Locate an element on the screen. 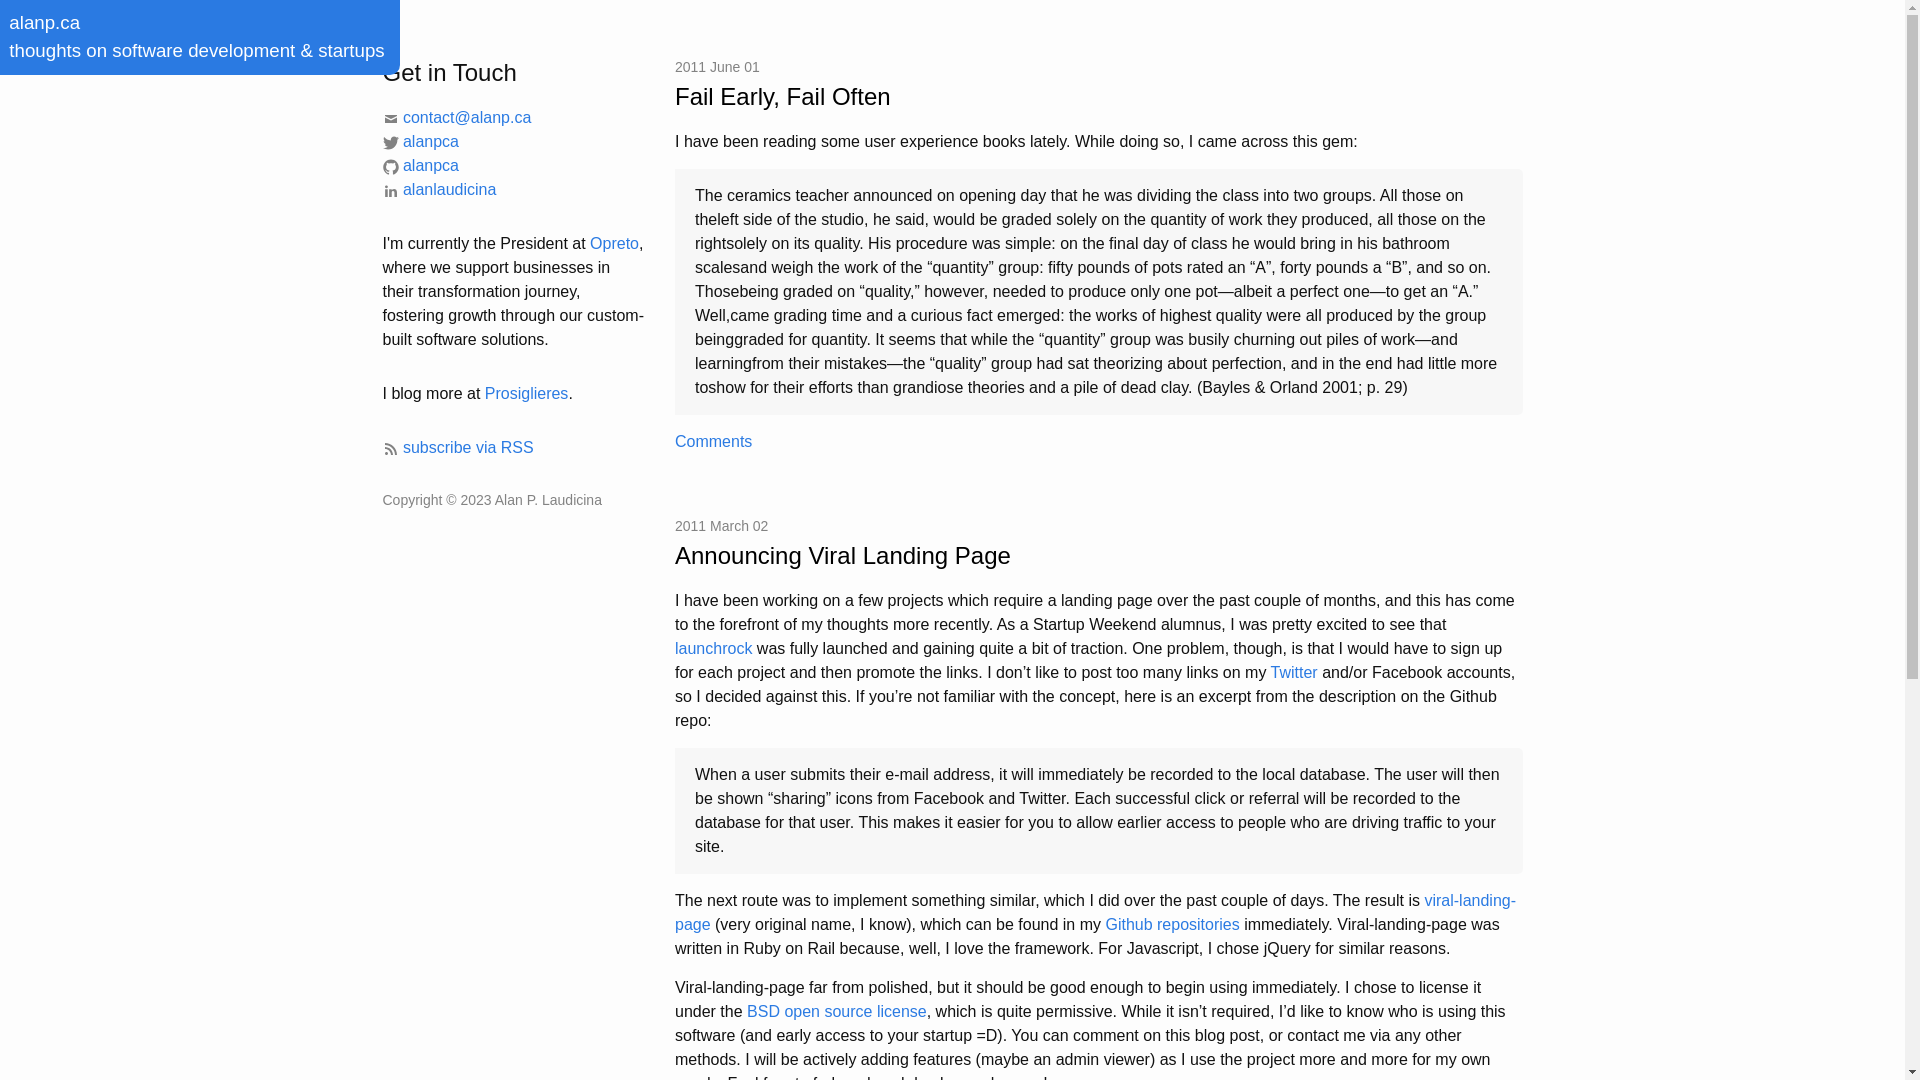 The image size is (1920, 1080). 'Opreto' is located at coordinates (613, 242).